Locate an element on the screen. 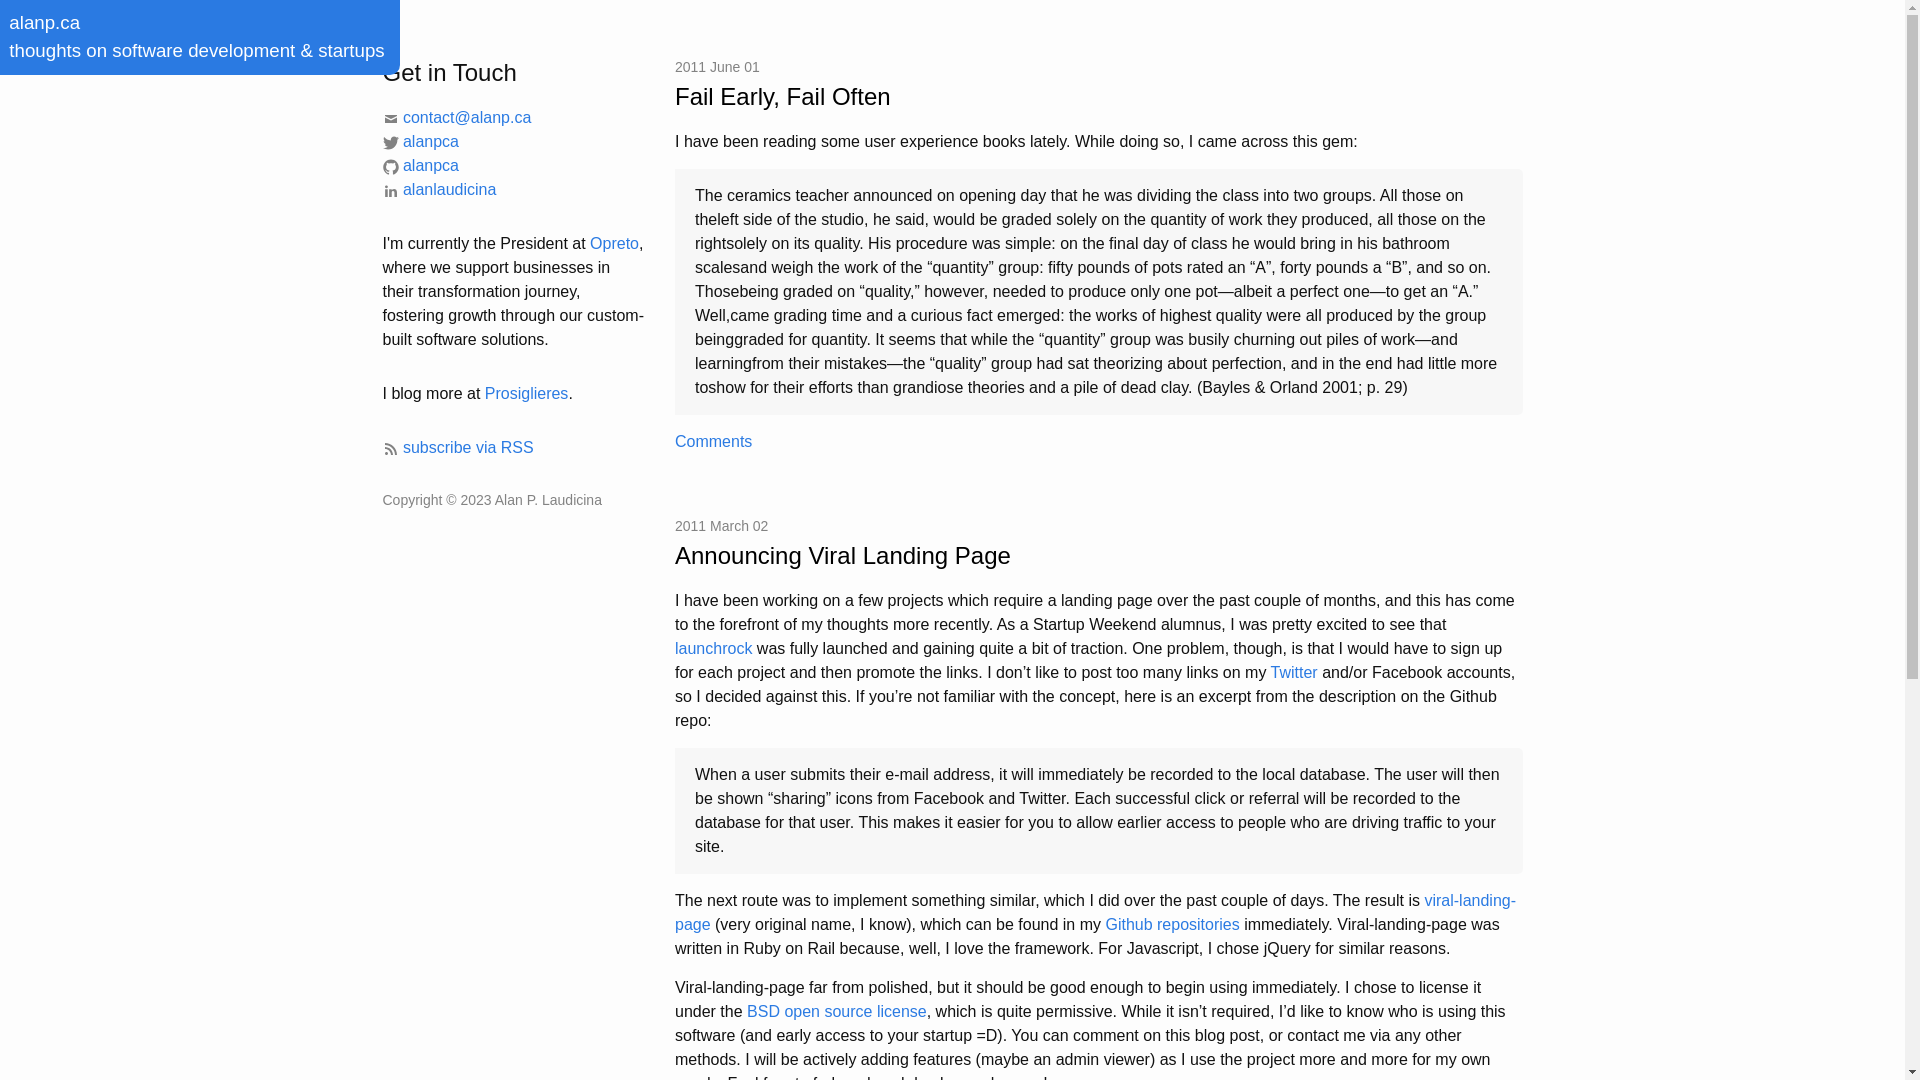 The image size is (1920, 1080). 'Opreto' is located at coordinates (613, 242).